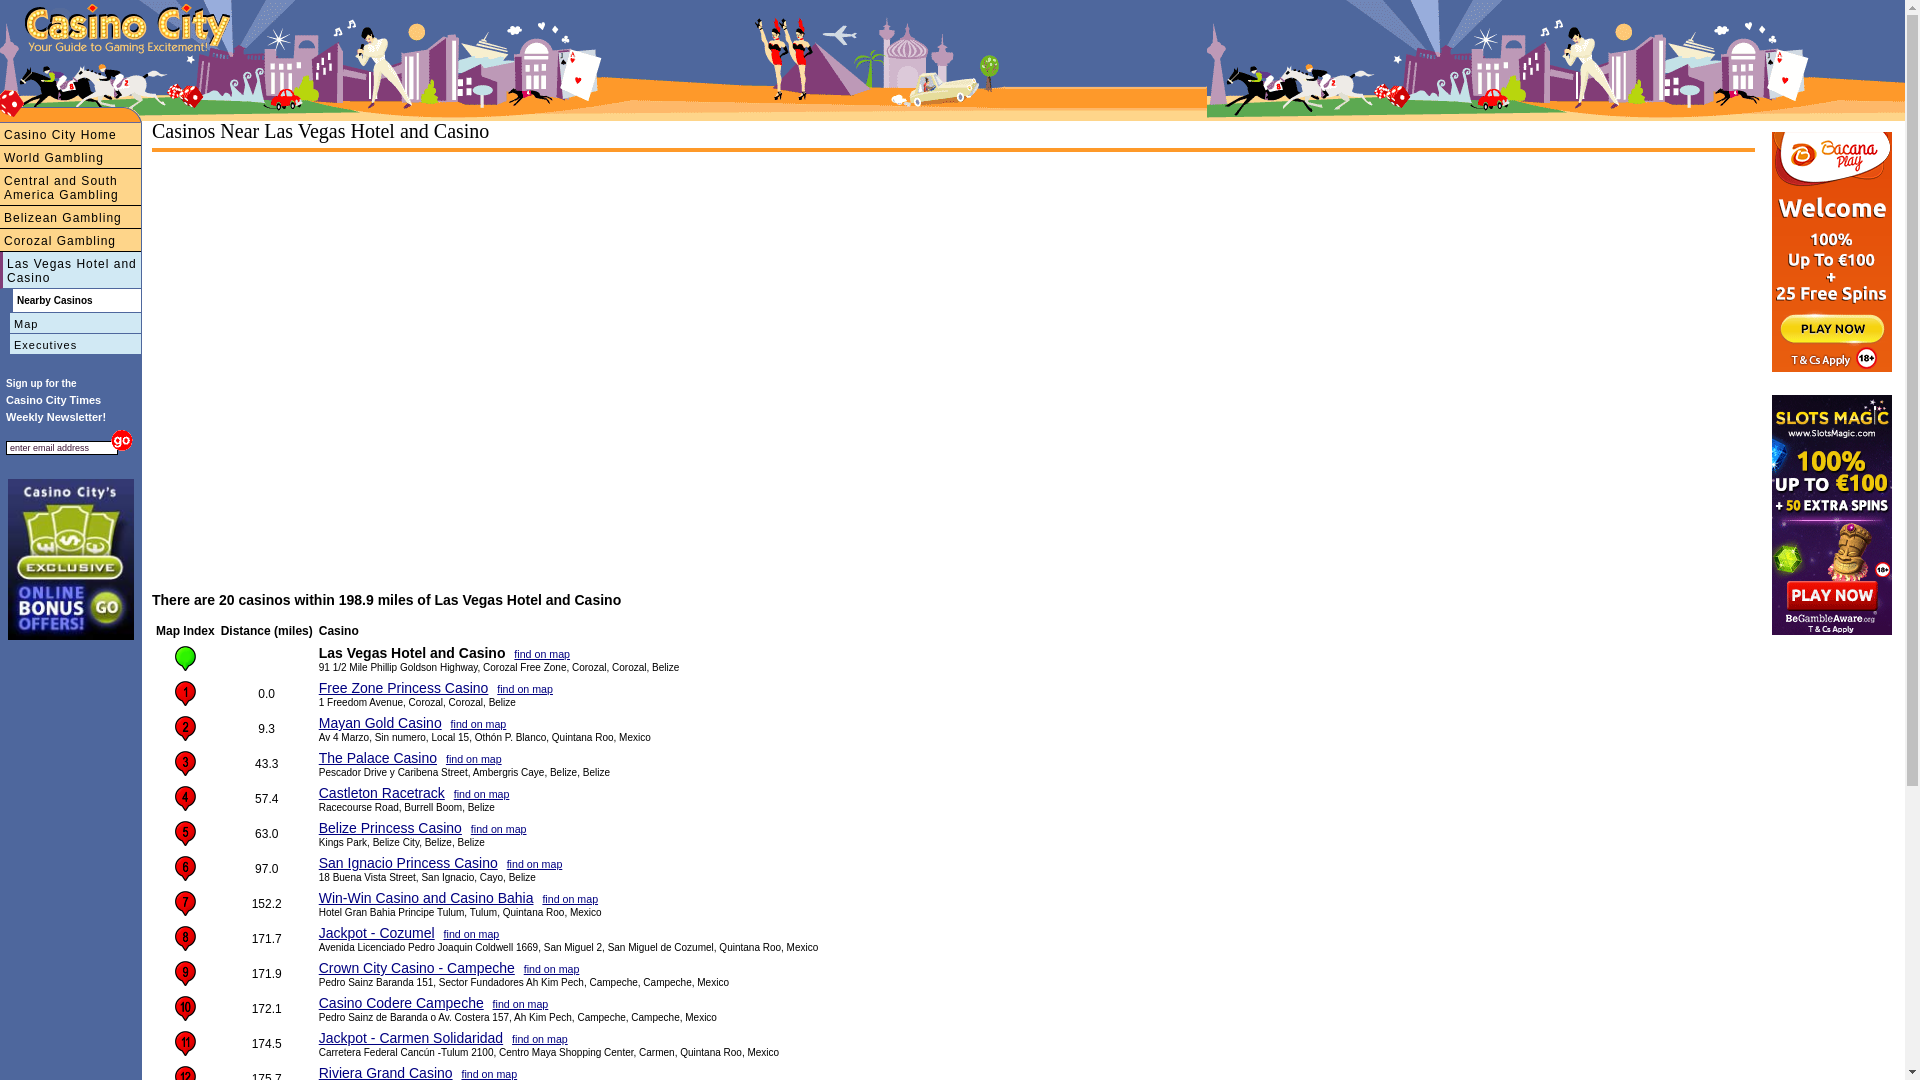 Image resolution: width=1920 pixels, height=1080 pixels. What do you see at coordinates (524, 688) in the screenshot?
I see `'find on map'` at bounding box center [524, 688].